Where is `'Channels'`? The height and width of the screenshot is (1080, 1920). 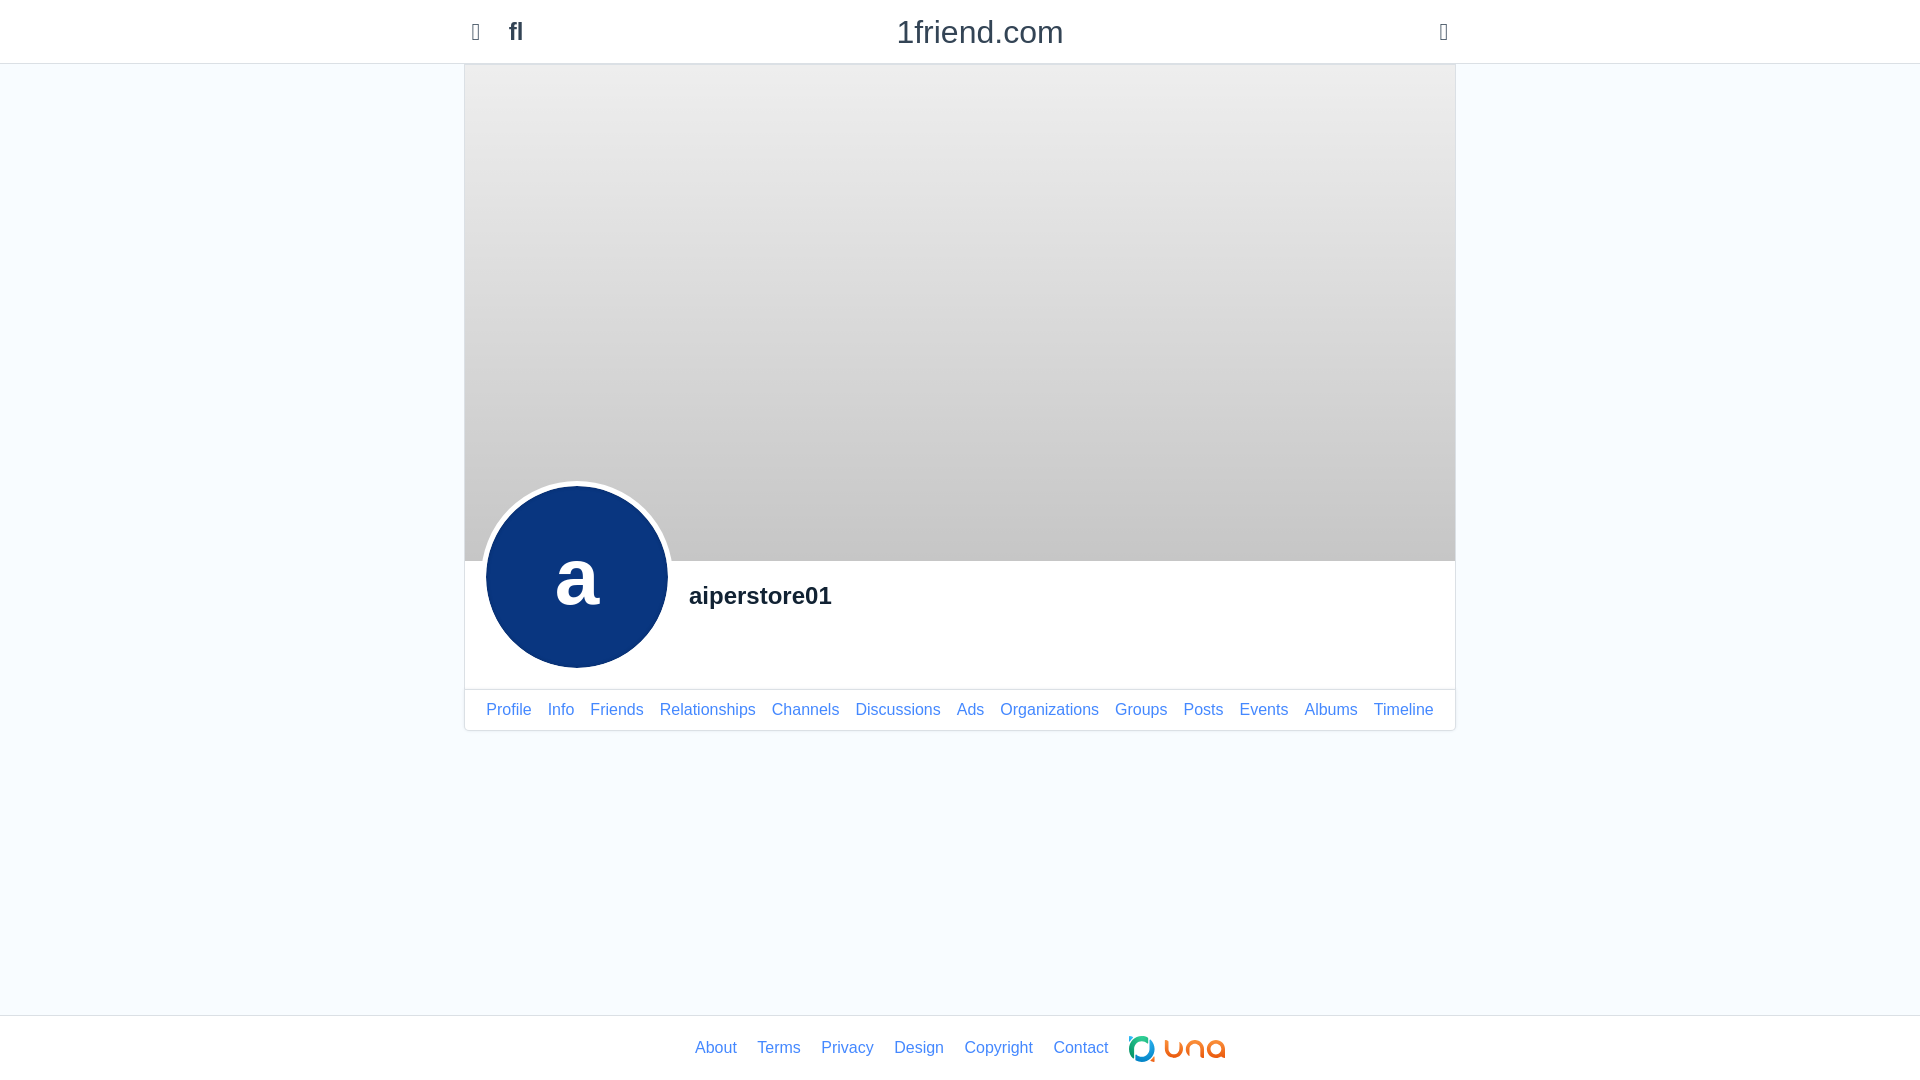 'Channels' is located at coordinates (806, 708).